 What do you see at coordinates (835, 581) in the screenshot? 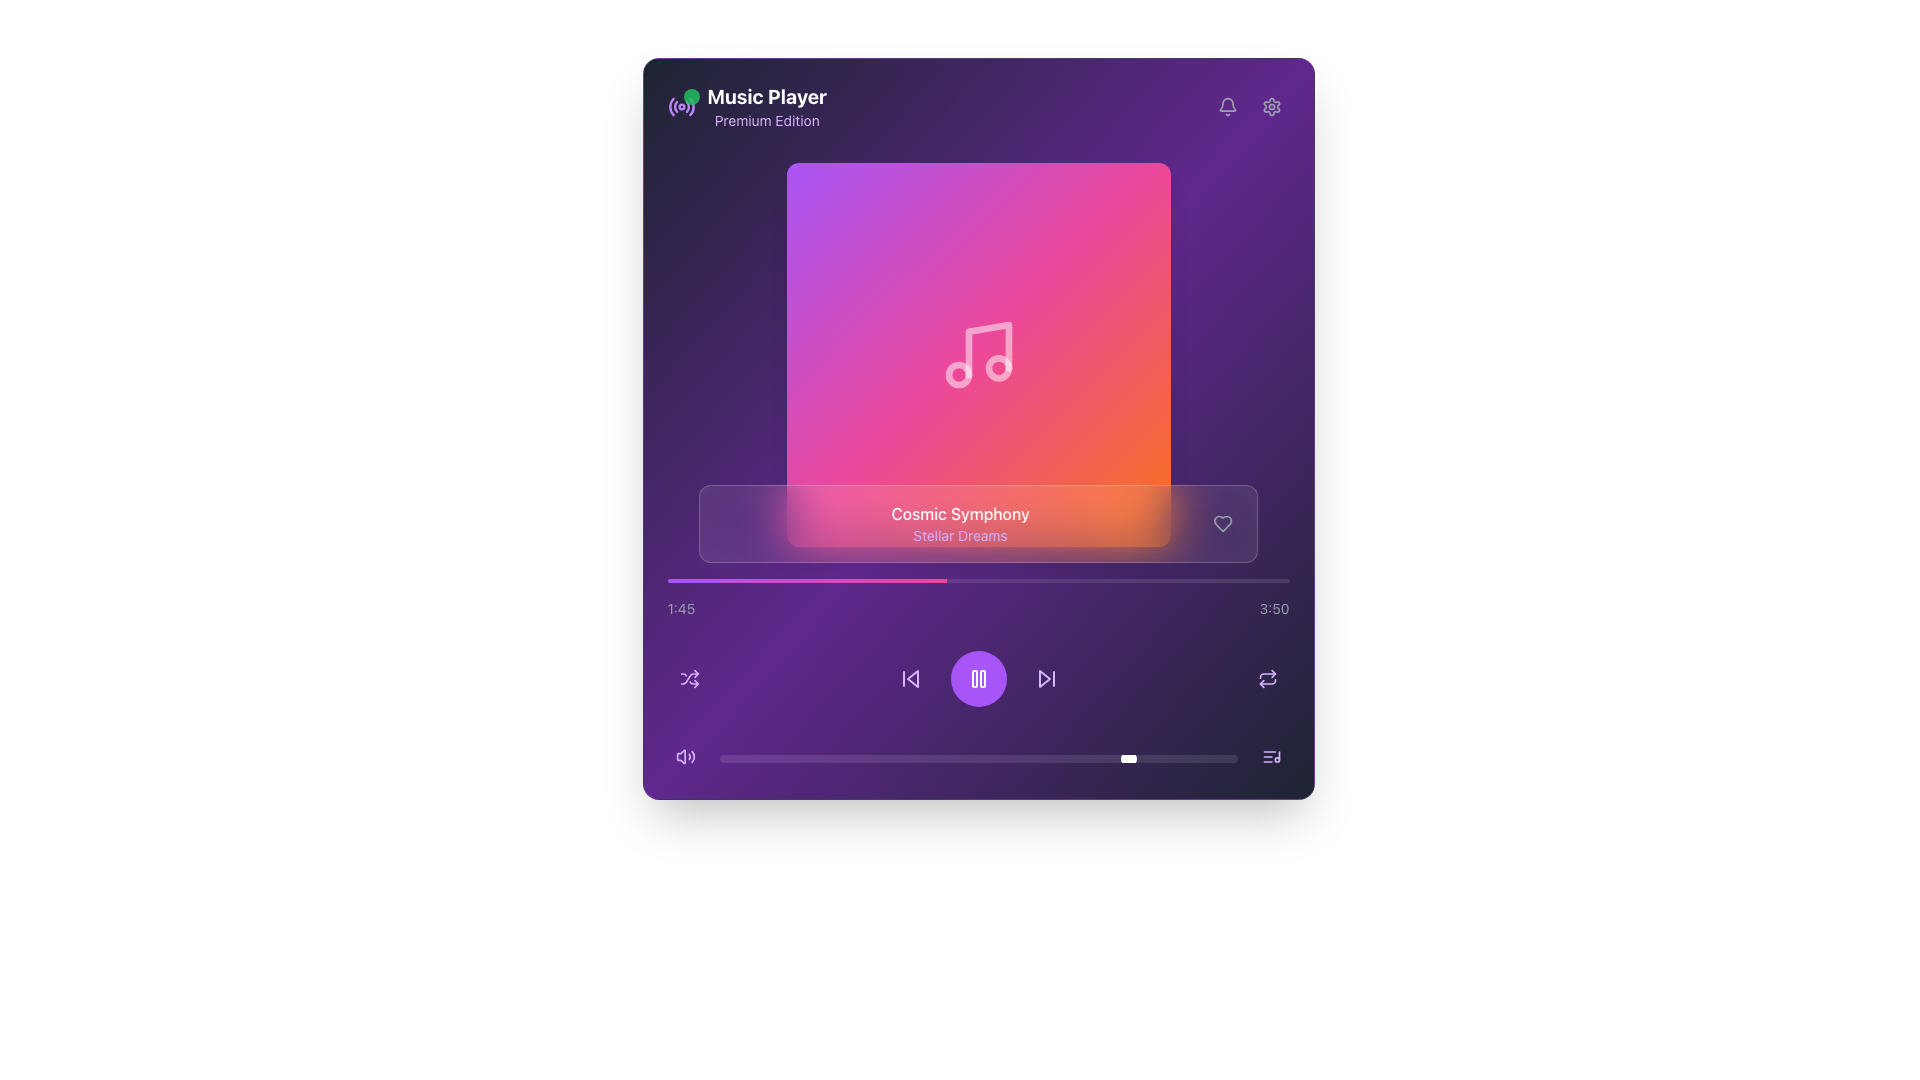
I see `the playback position` at bounding box center [835, 581].